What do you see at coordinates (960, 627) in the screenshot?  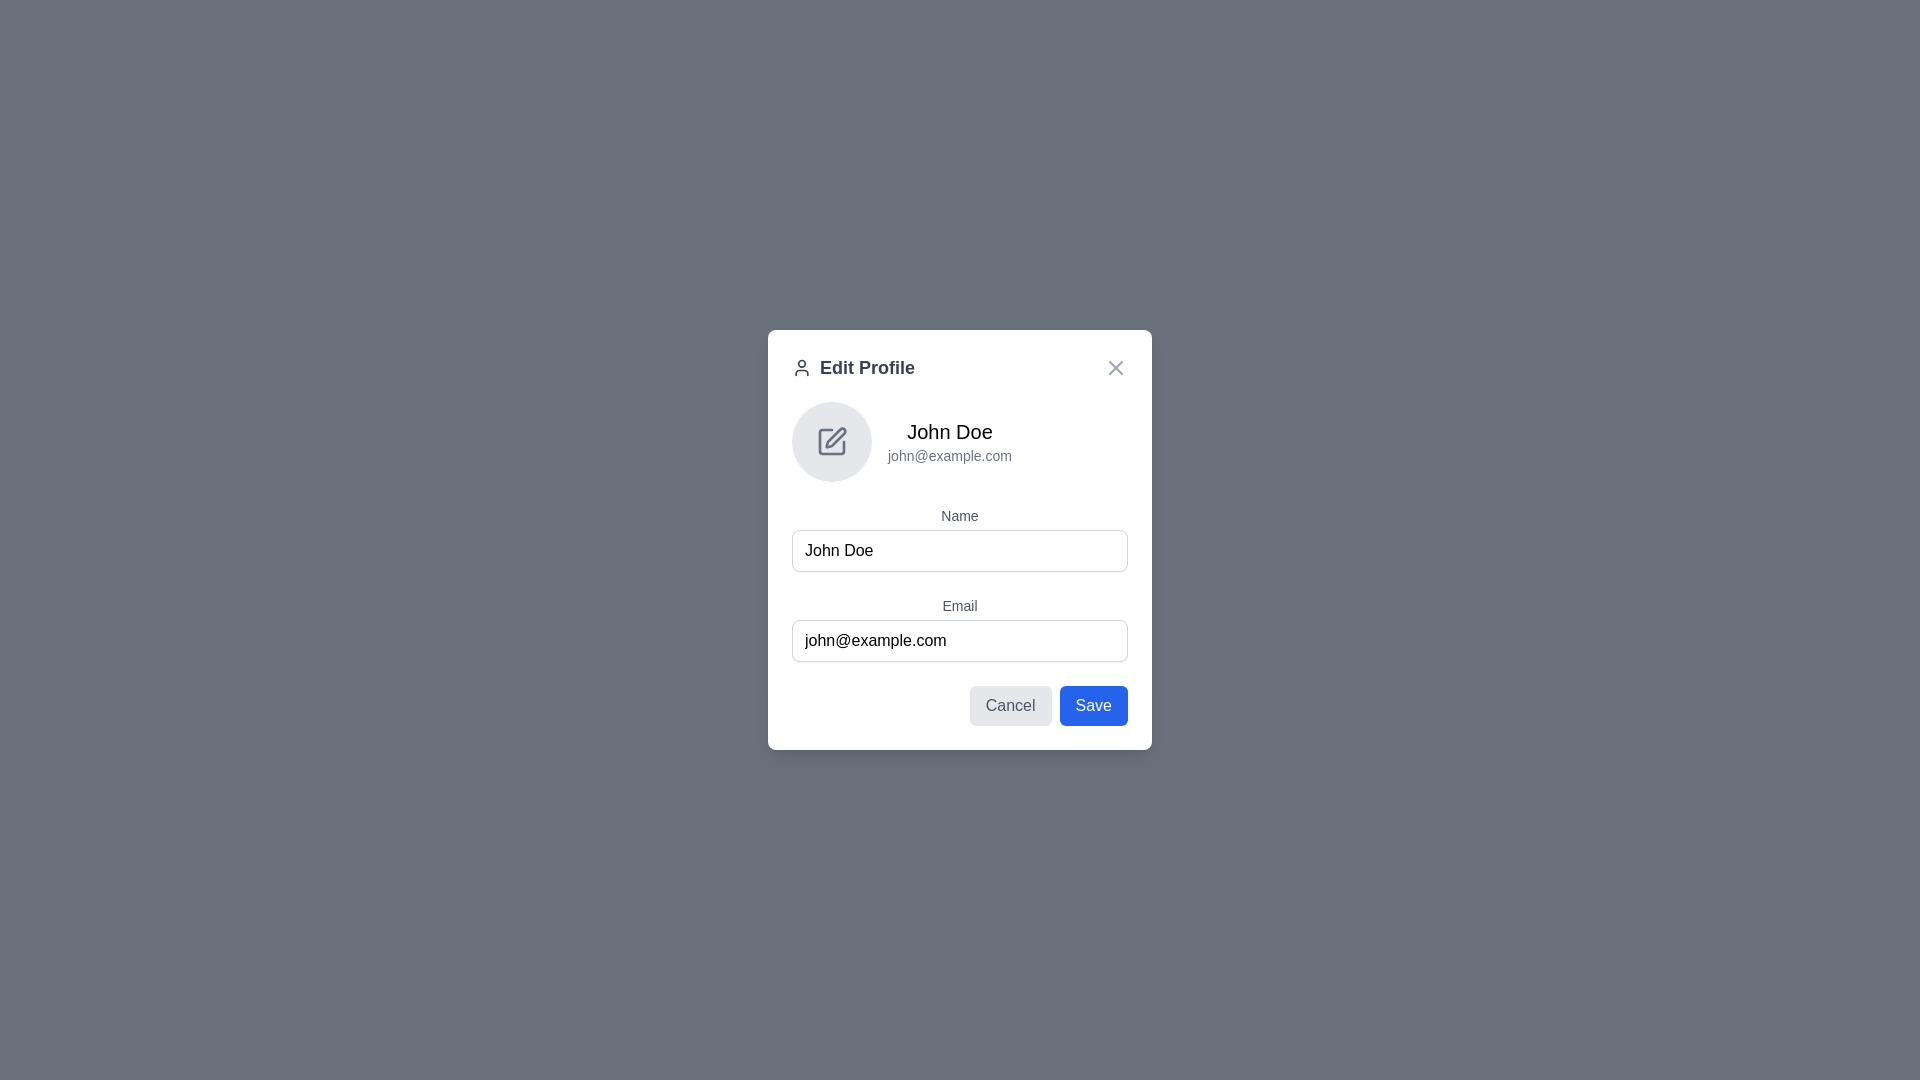 I see `the labeled email input field, which is the second input field in the 'Edit Profile' form, to focus and edit the email address` at bounding box center [960, 627].